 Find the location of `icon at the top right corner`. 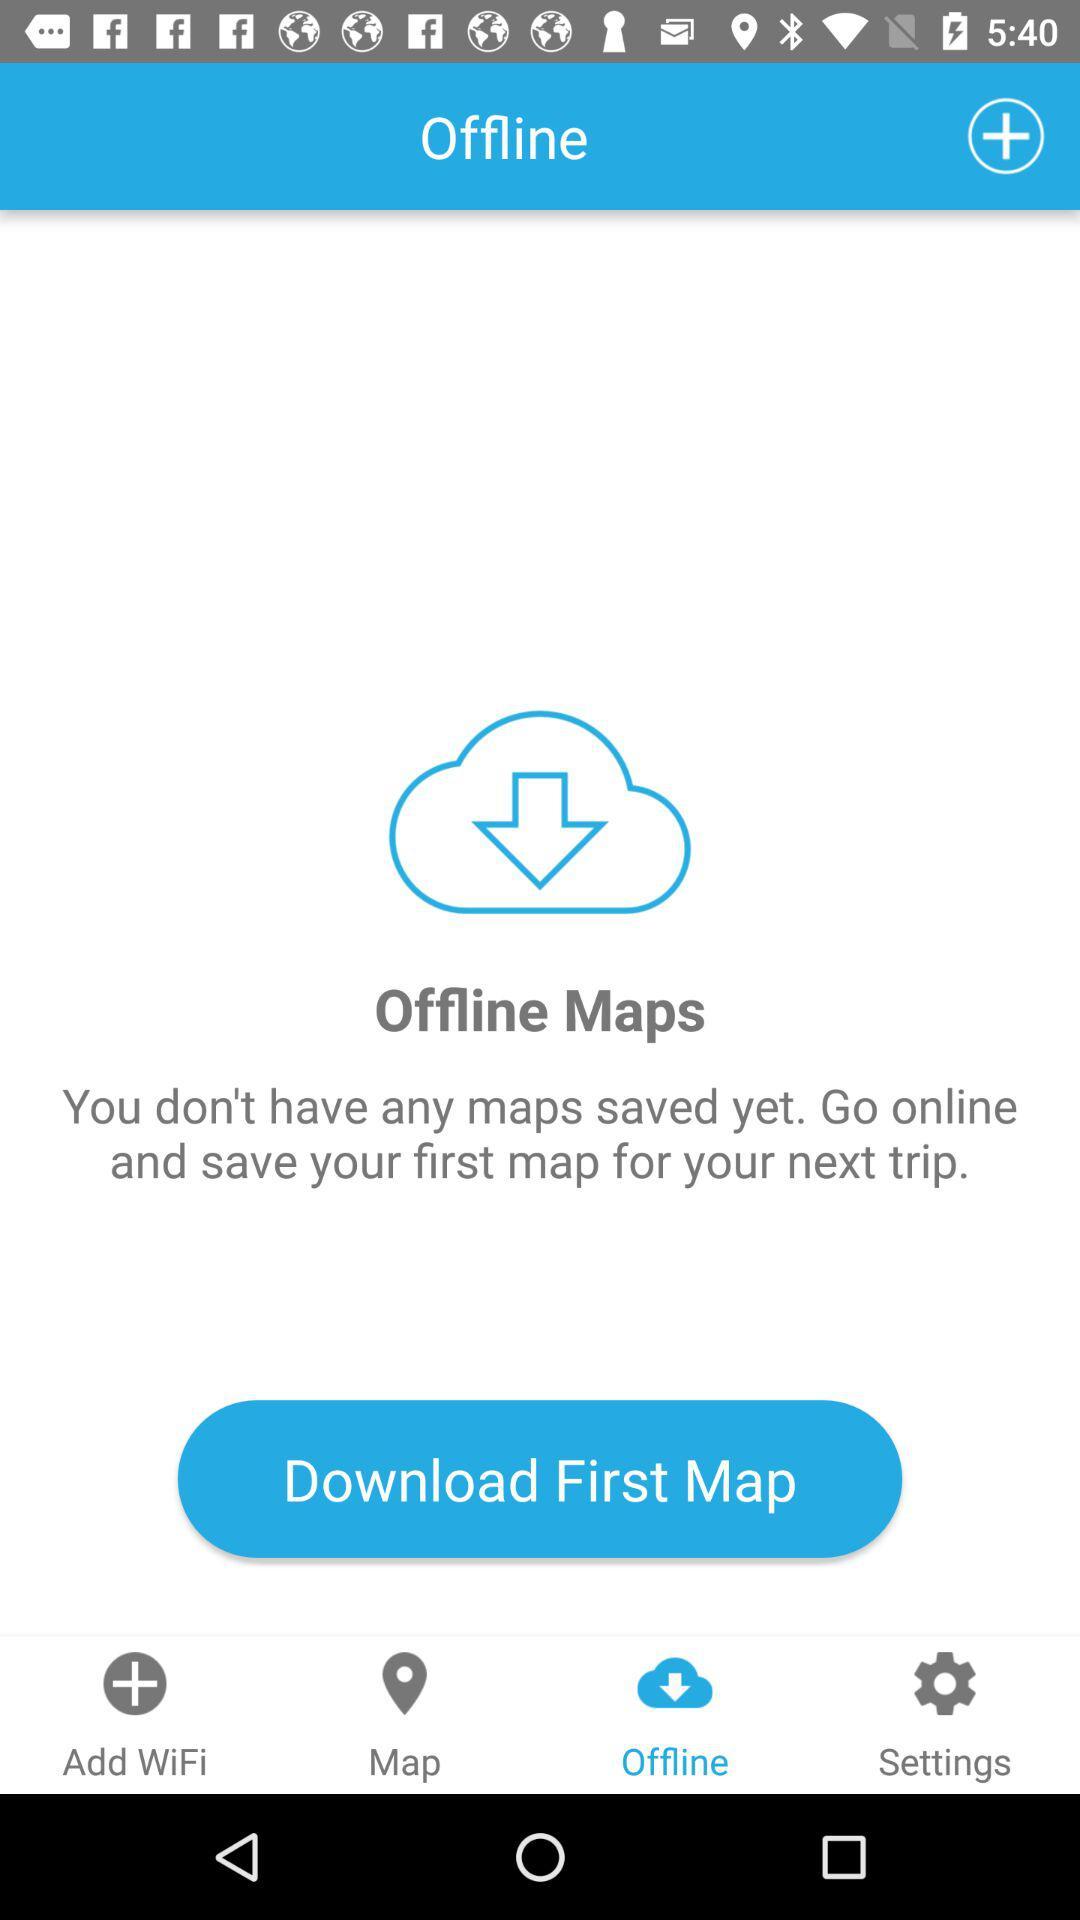

icon at the top right corner is located at coordinates (1006, 135).